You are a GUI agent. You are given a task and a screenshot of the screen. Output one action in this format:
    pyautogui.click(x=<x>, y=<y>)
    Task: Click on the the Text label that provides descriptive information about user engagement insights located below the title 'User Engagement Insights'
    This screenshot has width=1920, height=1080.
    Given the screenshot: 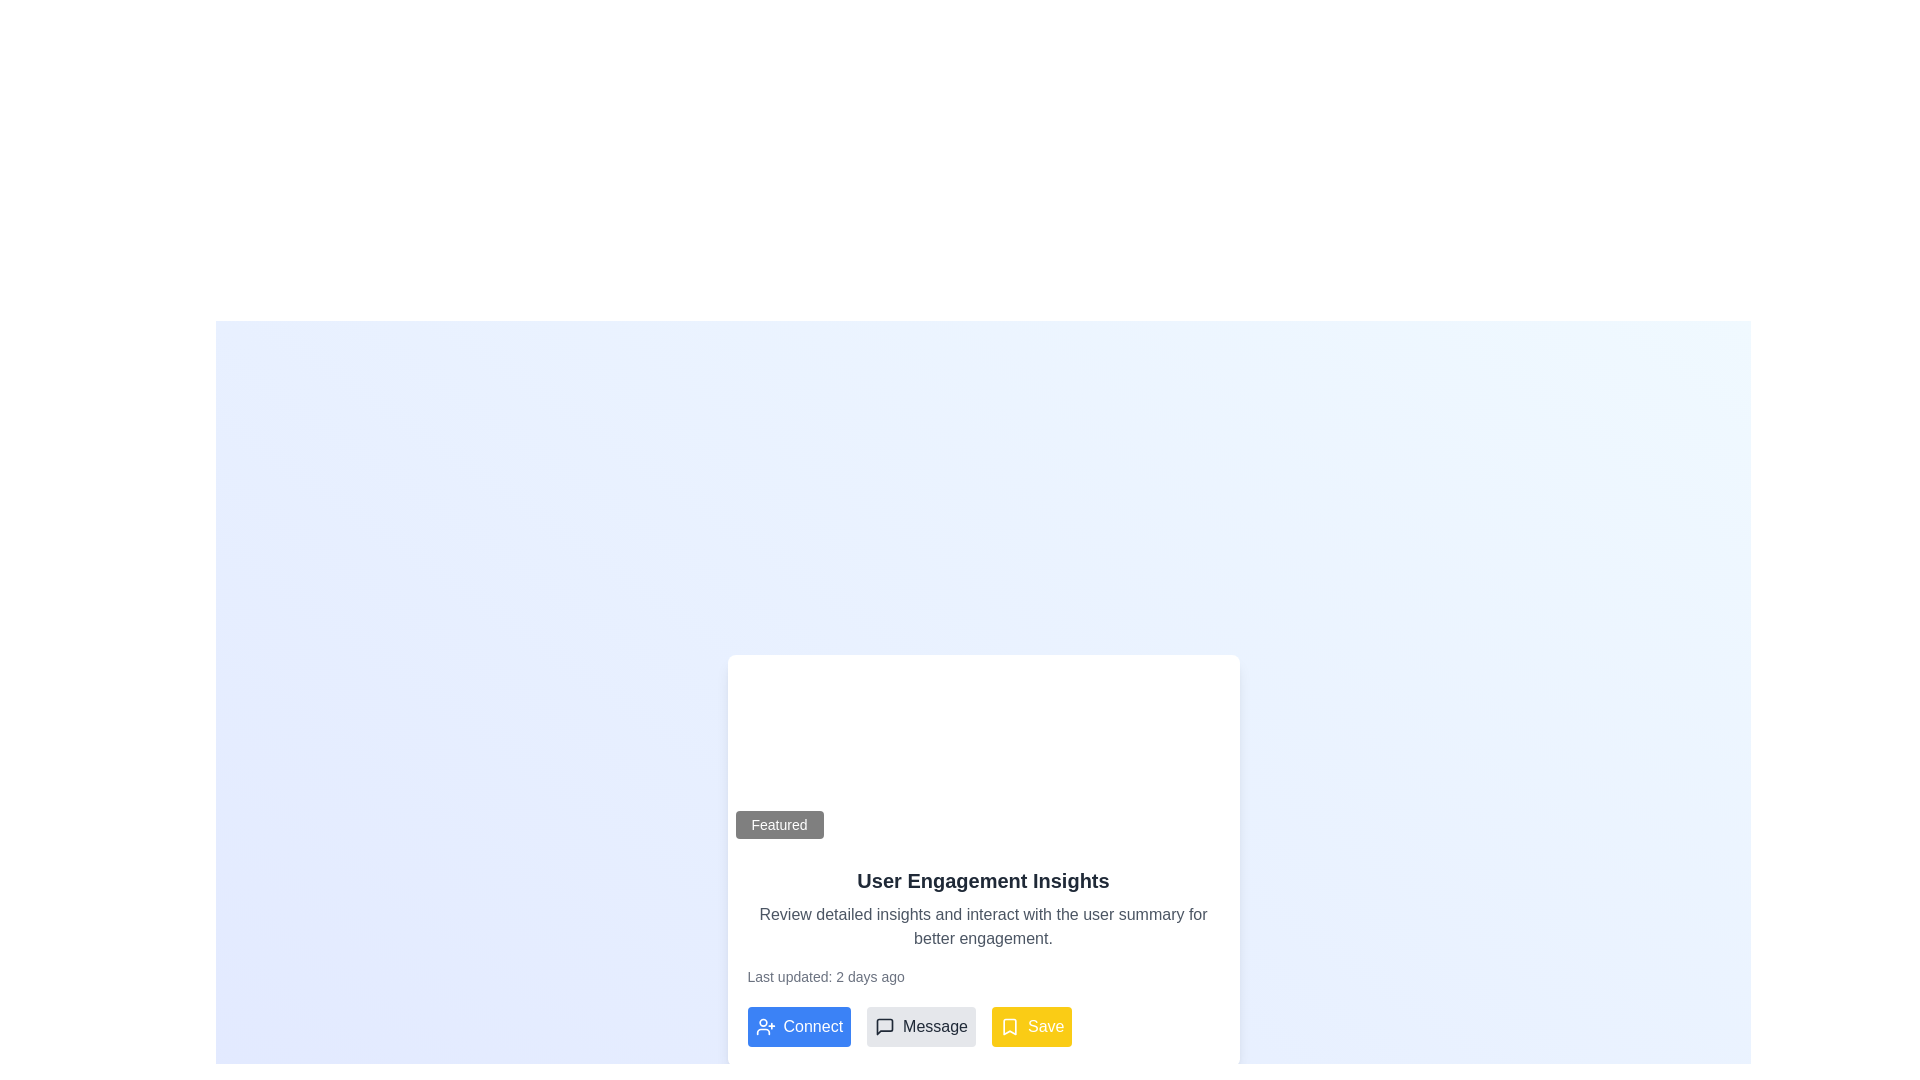 What is the action you would take?
    pyautogui.click(x=983, y=926)
    